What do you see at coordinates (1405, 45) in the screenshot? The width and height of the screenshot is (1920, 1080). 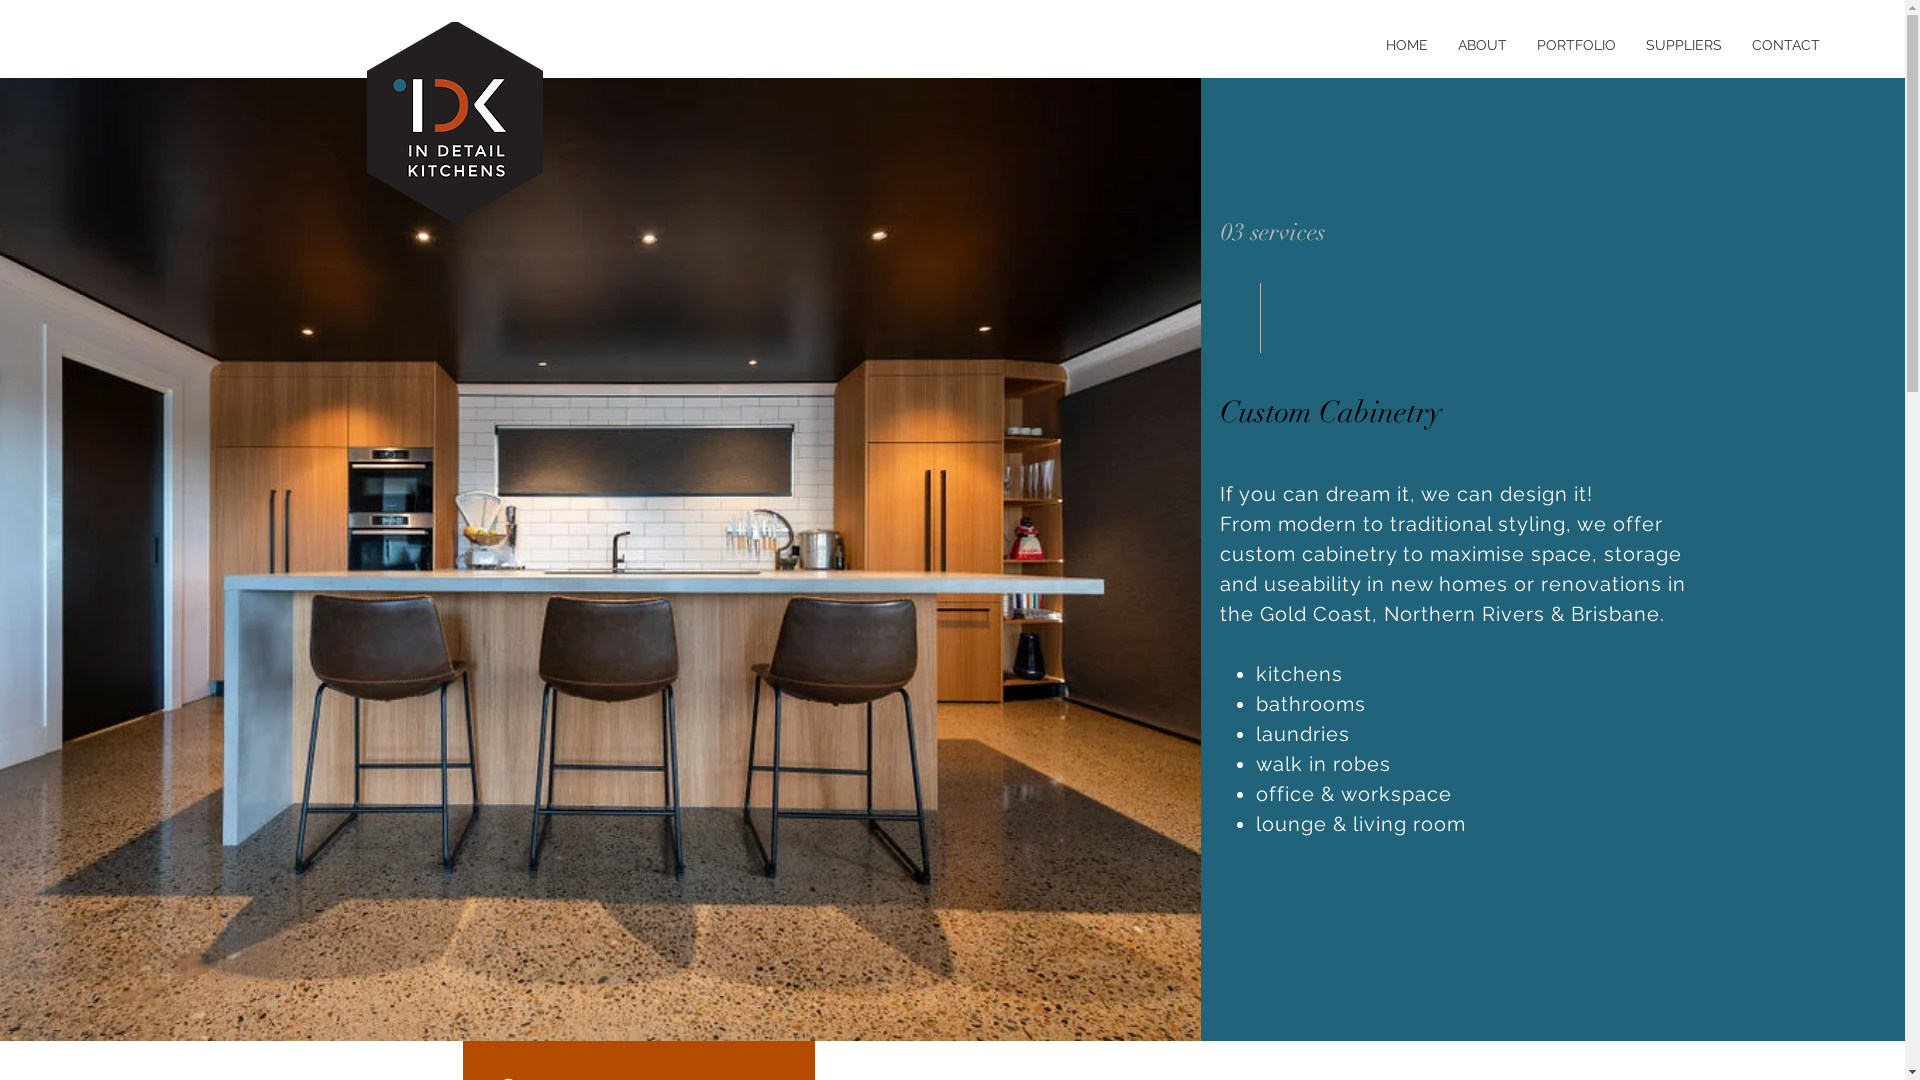 I see `'HOME'` at bounding box center [1405, 45].